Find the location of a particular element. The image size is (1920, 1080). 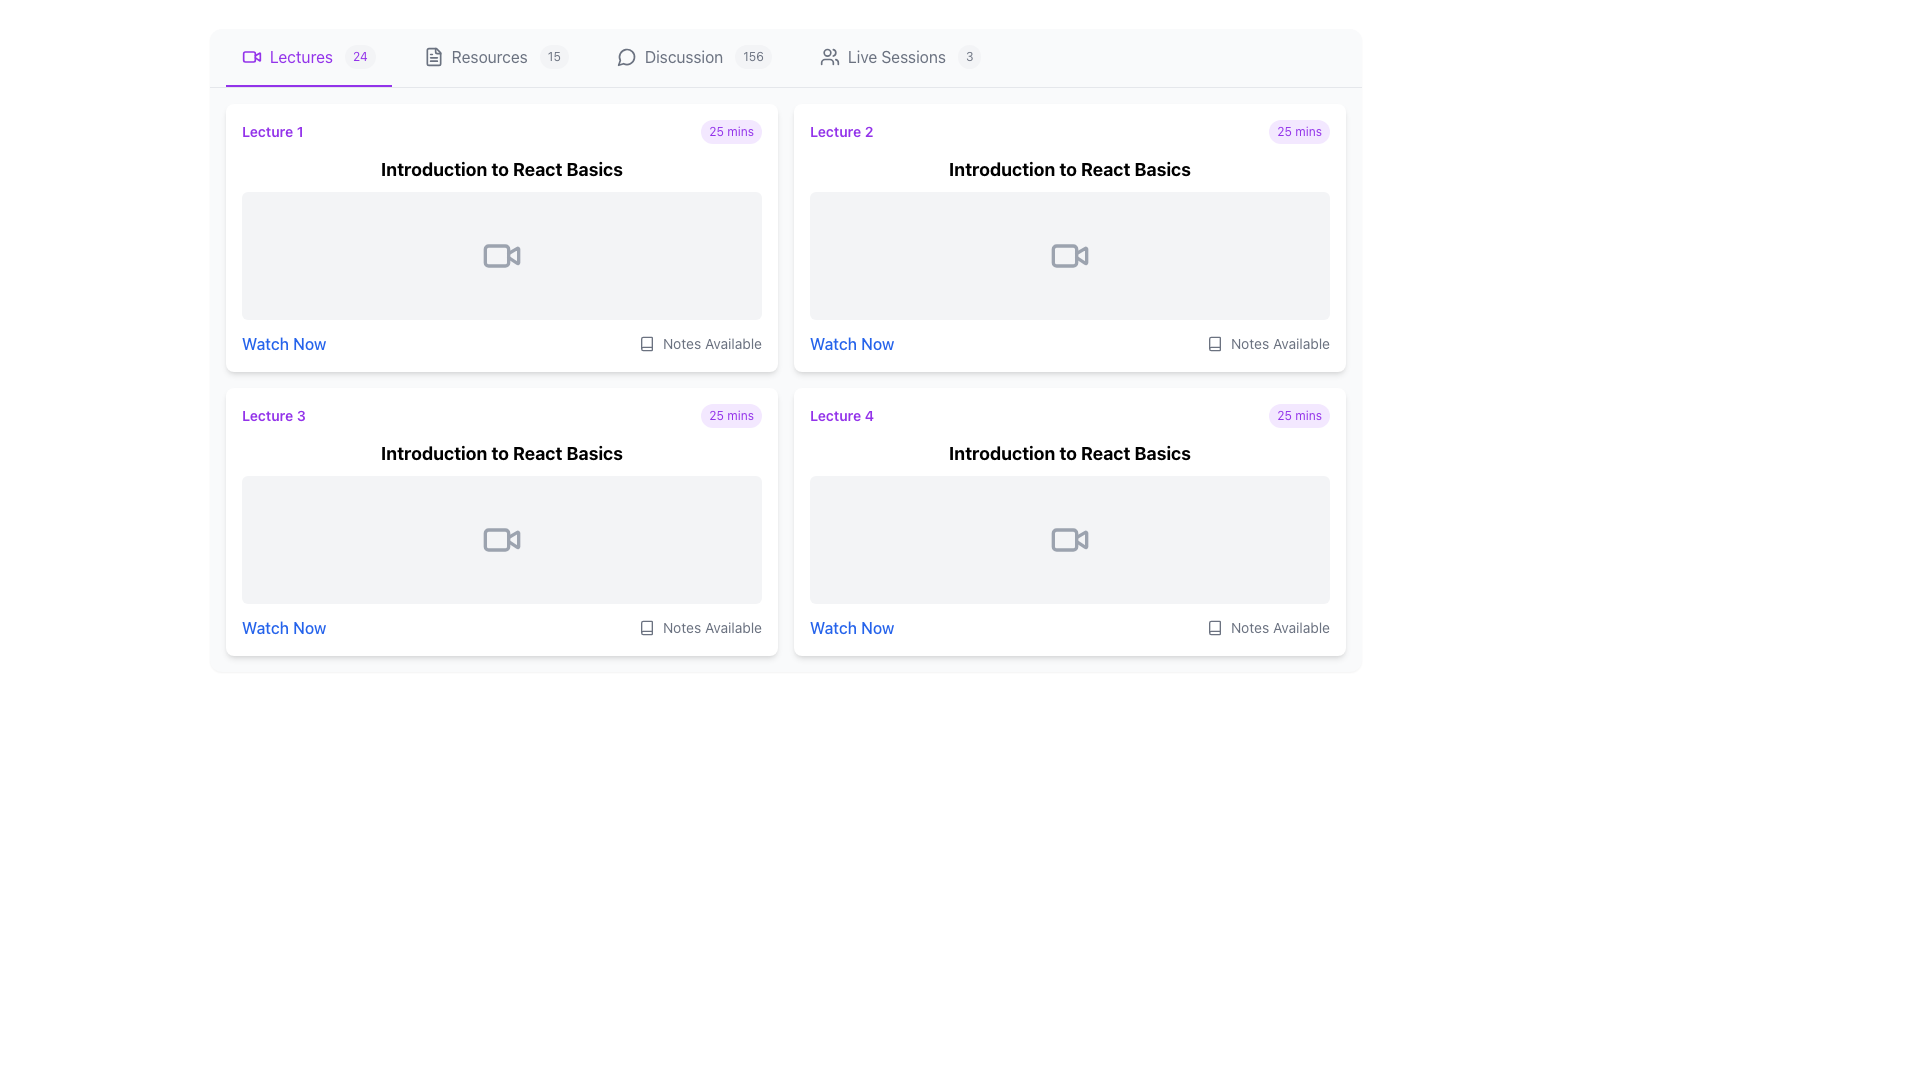

the 'Lectures' text label, which is displayed in a bold purple font and is part of the primary navigation bar at the top left of the interface is located at coordinates (300, 56).